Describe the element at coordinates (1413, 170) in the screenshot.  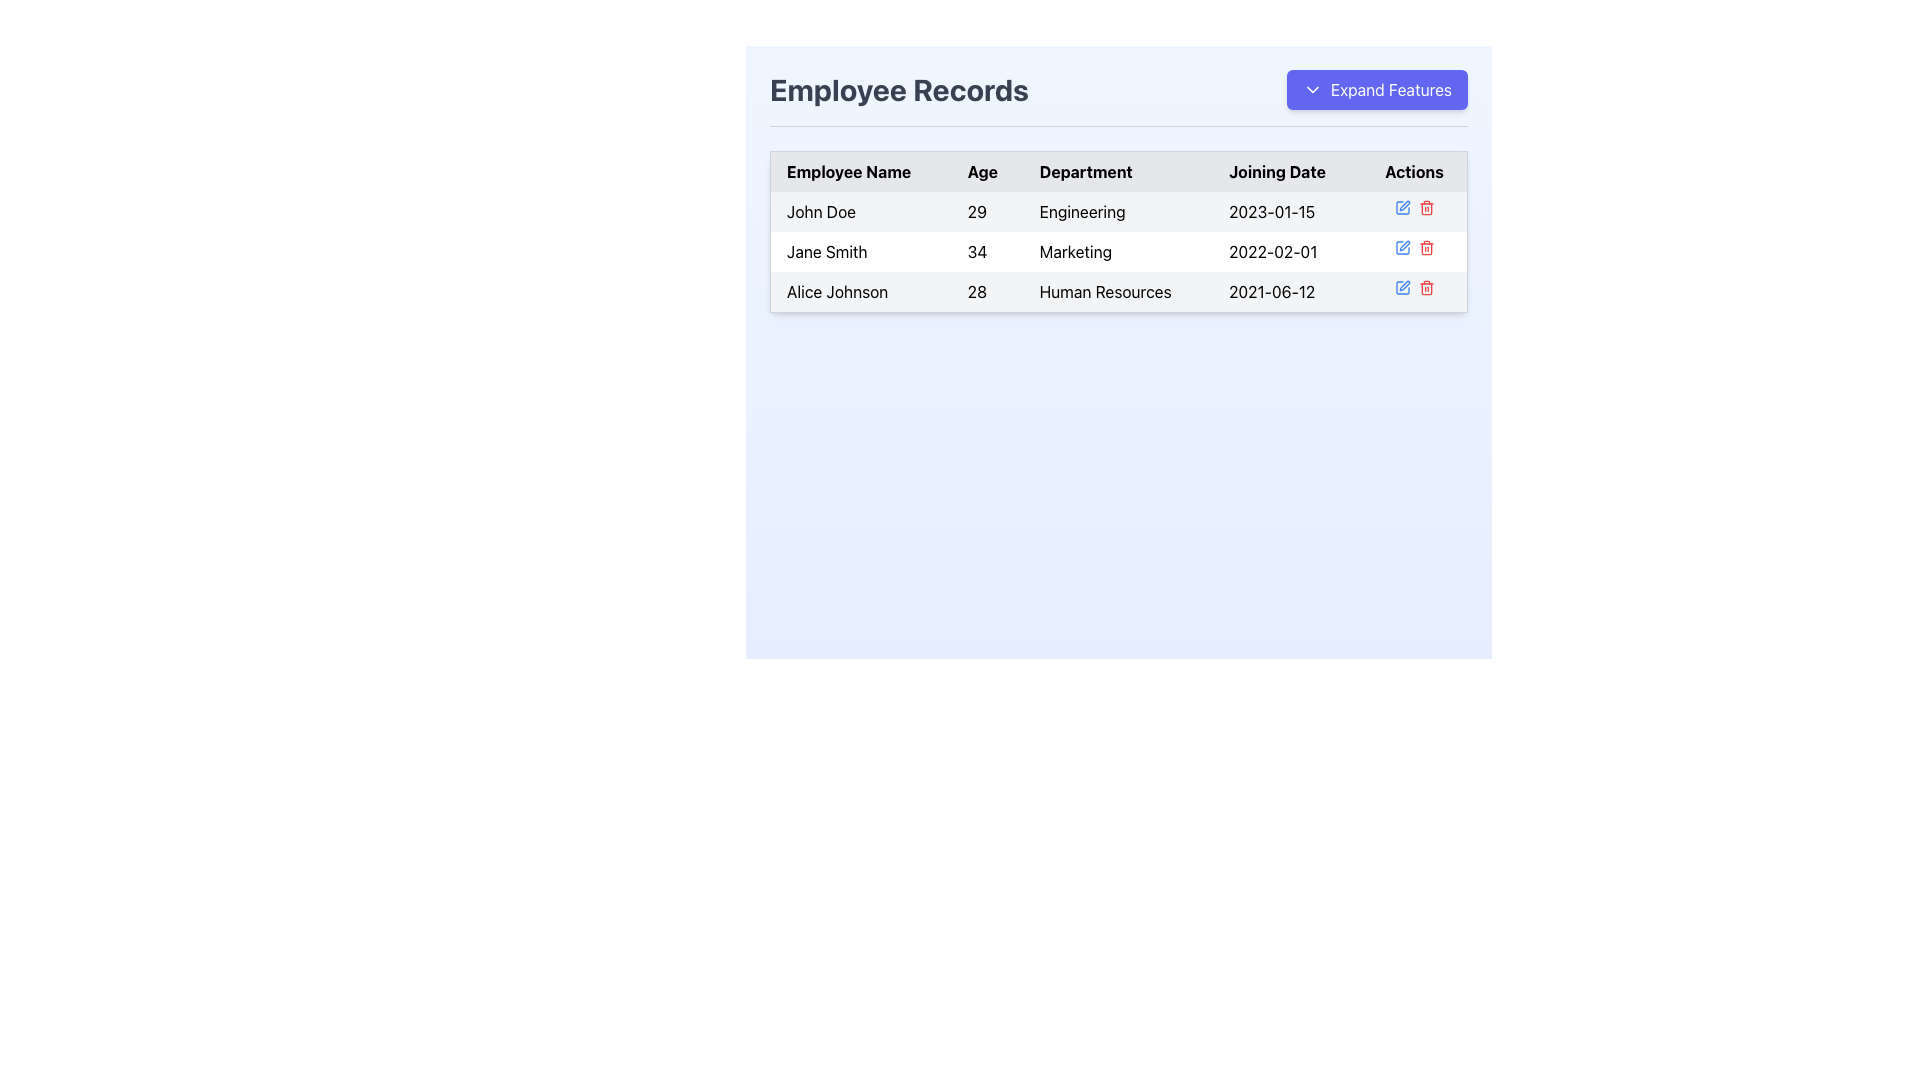
I see `the 'Actions' header label in the data table, which indicates the purpose of the column related to available actions for items` at that location.